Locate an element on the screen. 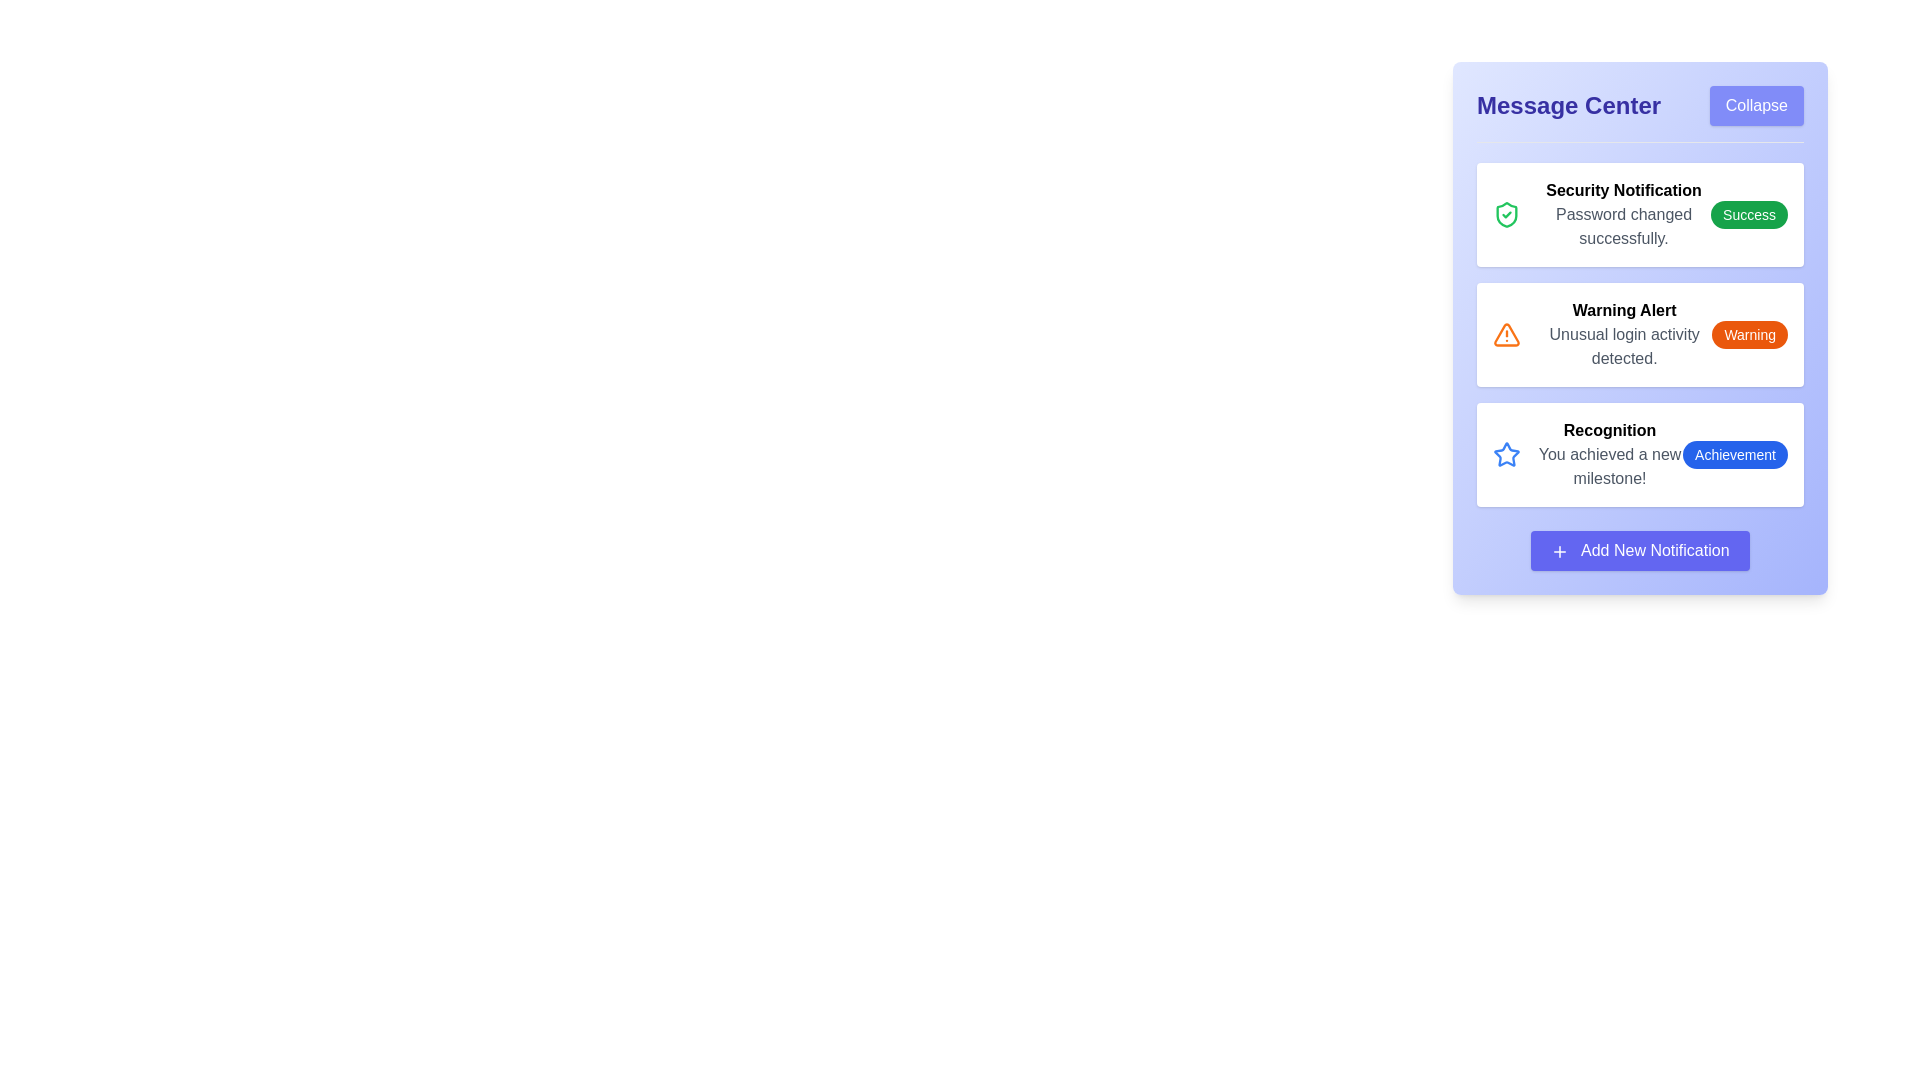  the orange alert icon in the shape of a triangle with an exclamation mark inside it, located to the left of the 'Warning Alert' text is located at coordinates (1507, 334).